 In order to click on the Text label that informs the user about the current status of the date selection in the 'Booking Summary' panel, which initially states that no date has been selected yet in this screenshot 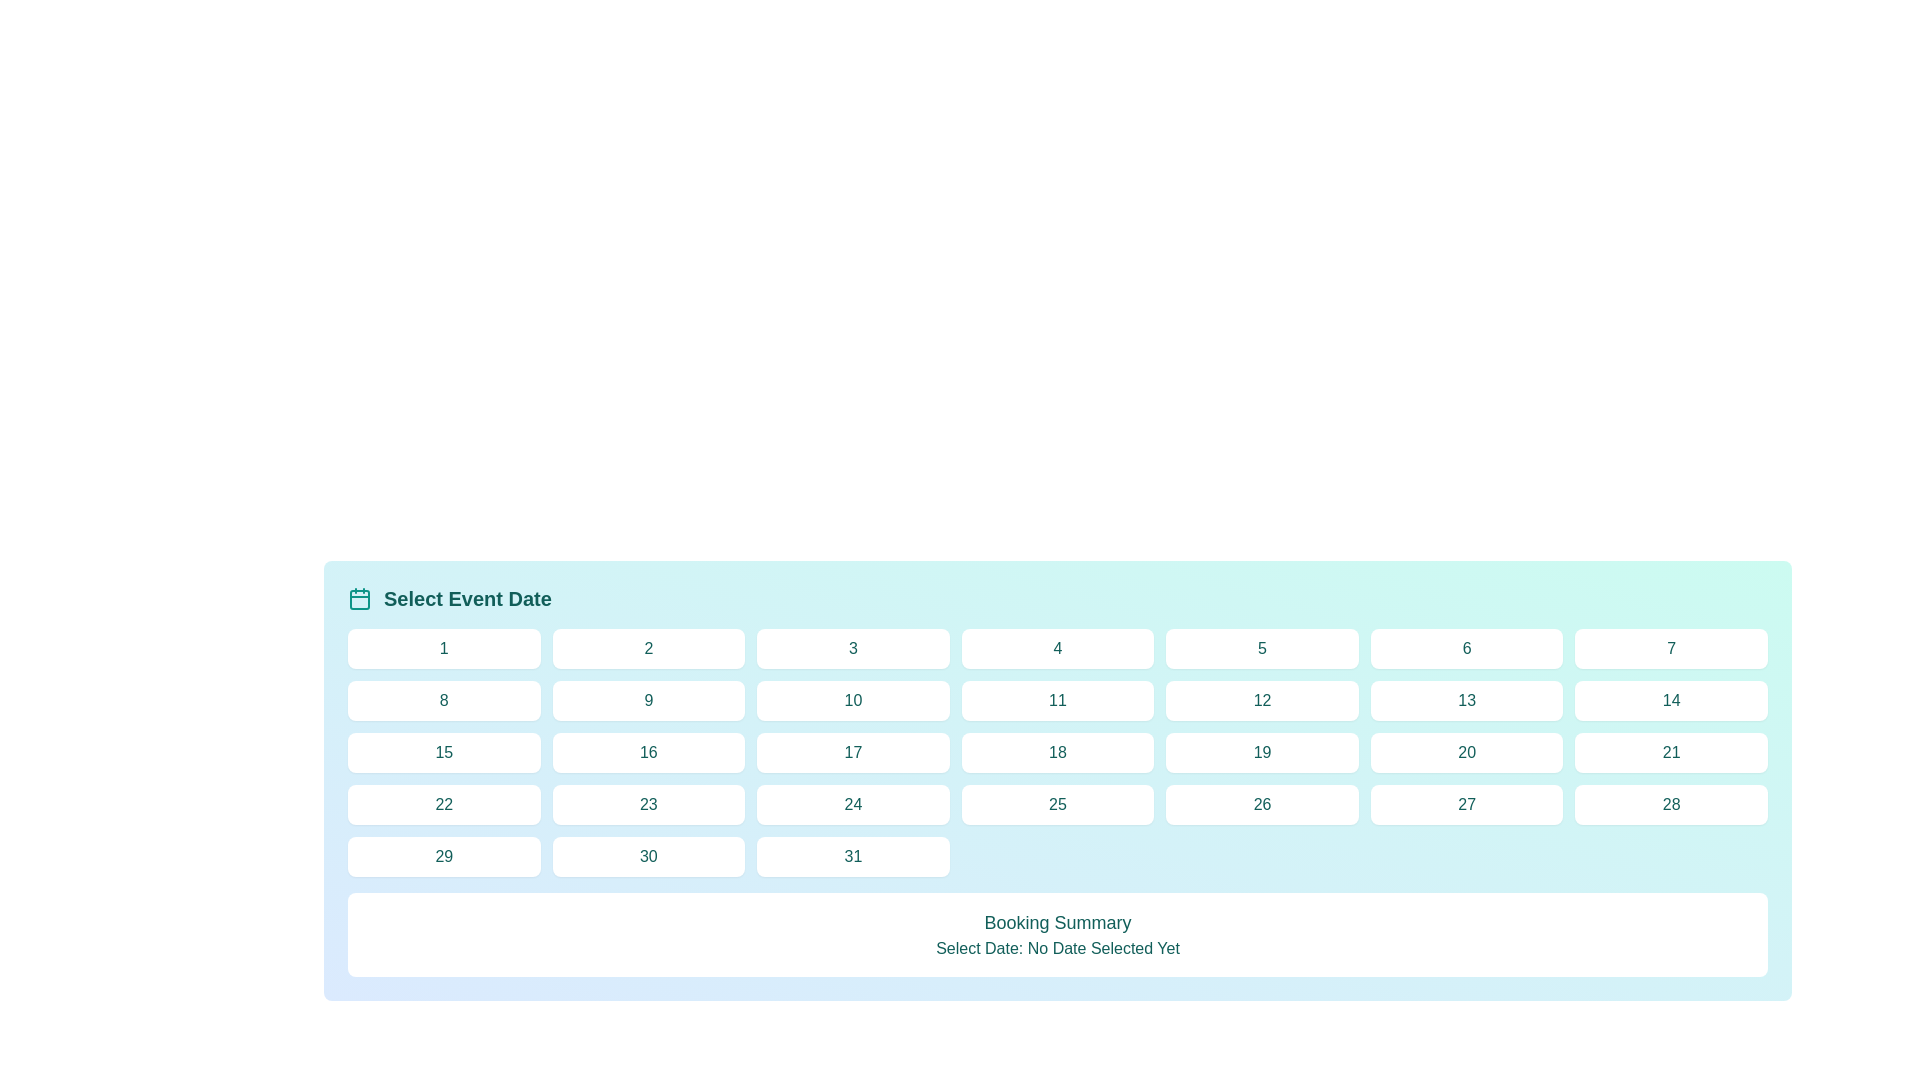, I will do `click(1056, 947)`.